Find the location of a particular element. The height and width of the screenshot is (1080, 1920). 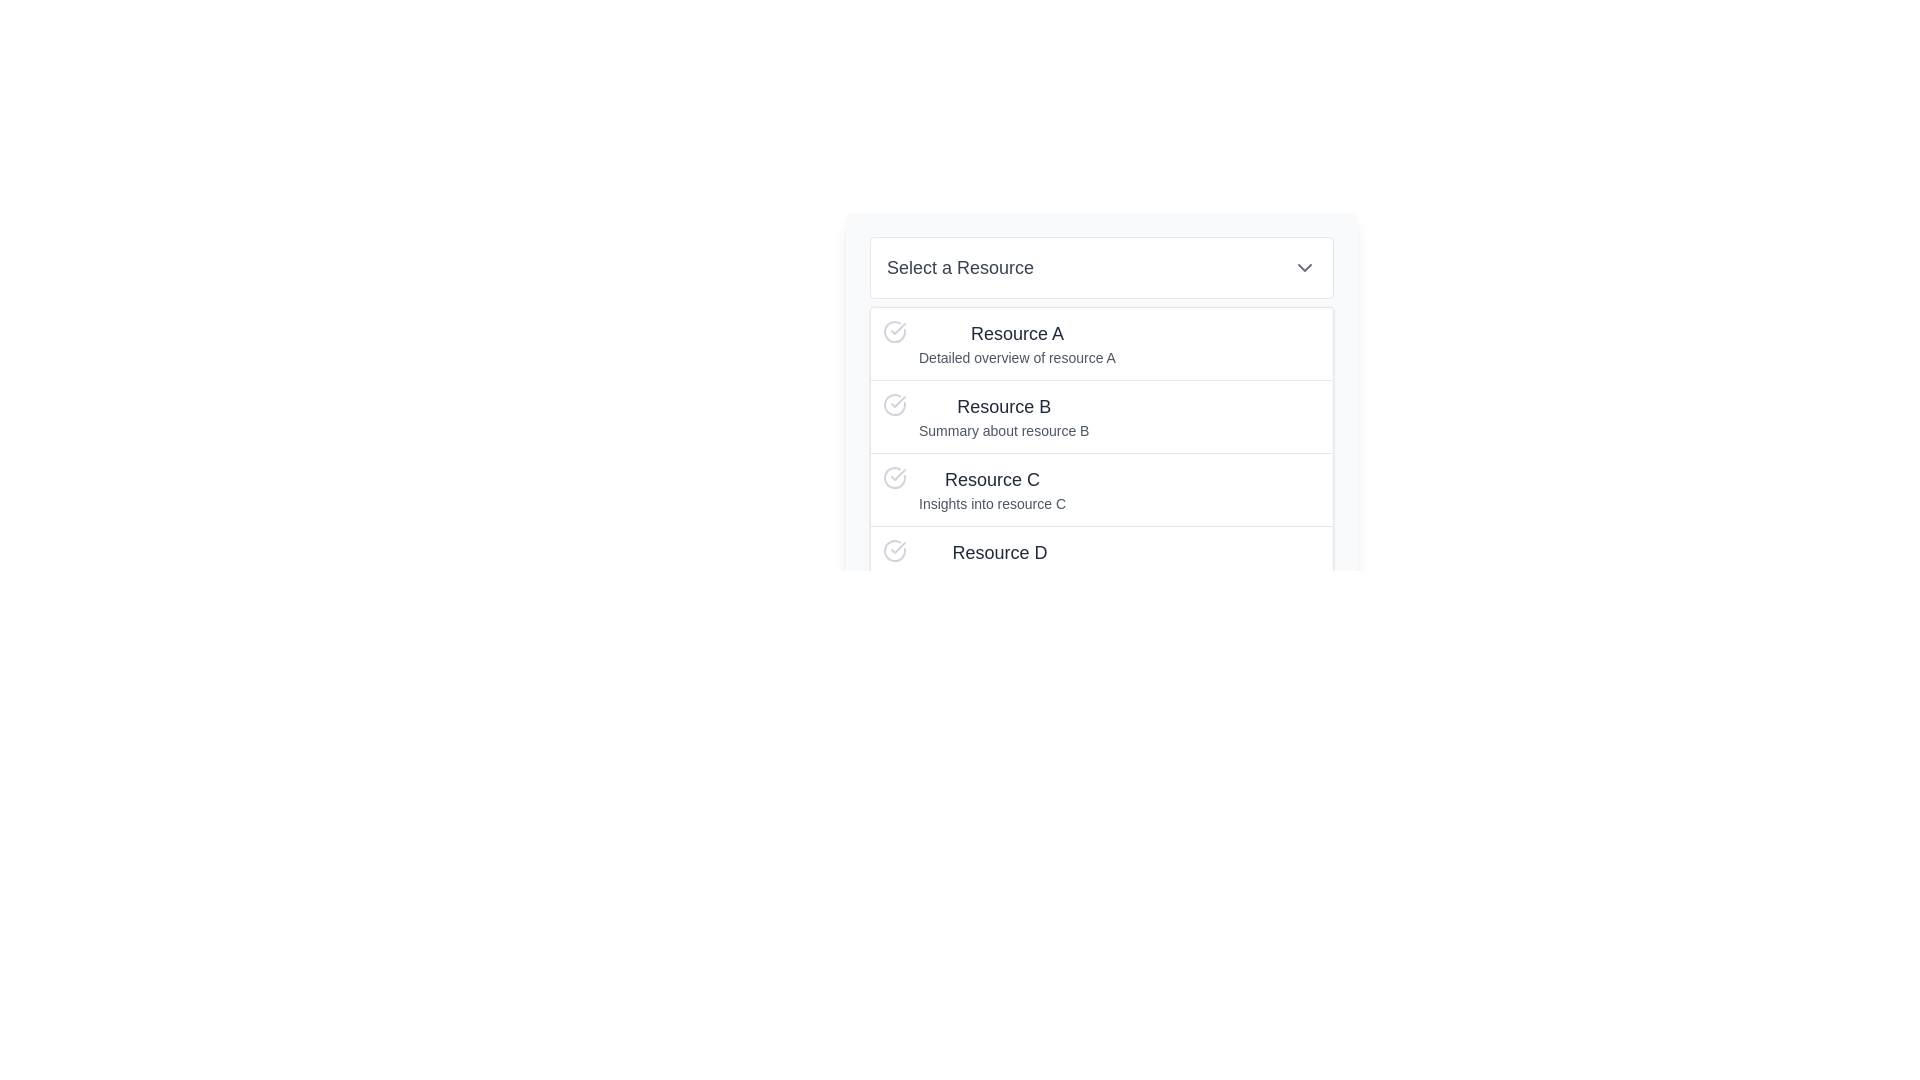

the Text label that informs the user about the functionality of the associated dropdown menu is located at coordinates (960, 266).